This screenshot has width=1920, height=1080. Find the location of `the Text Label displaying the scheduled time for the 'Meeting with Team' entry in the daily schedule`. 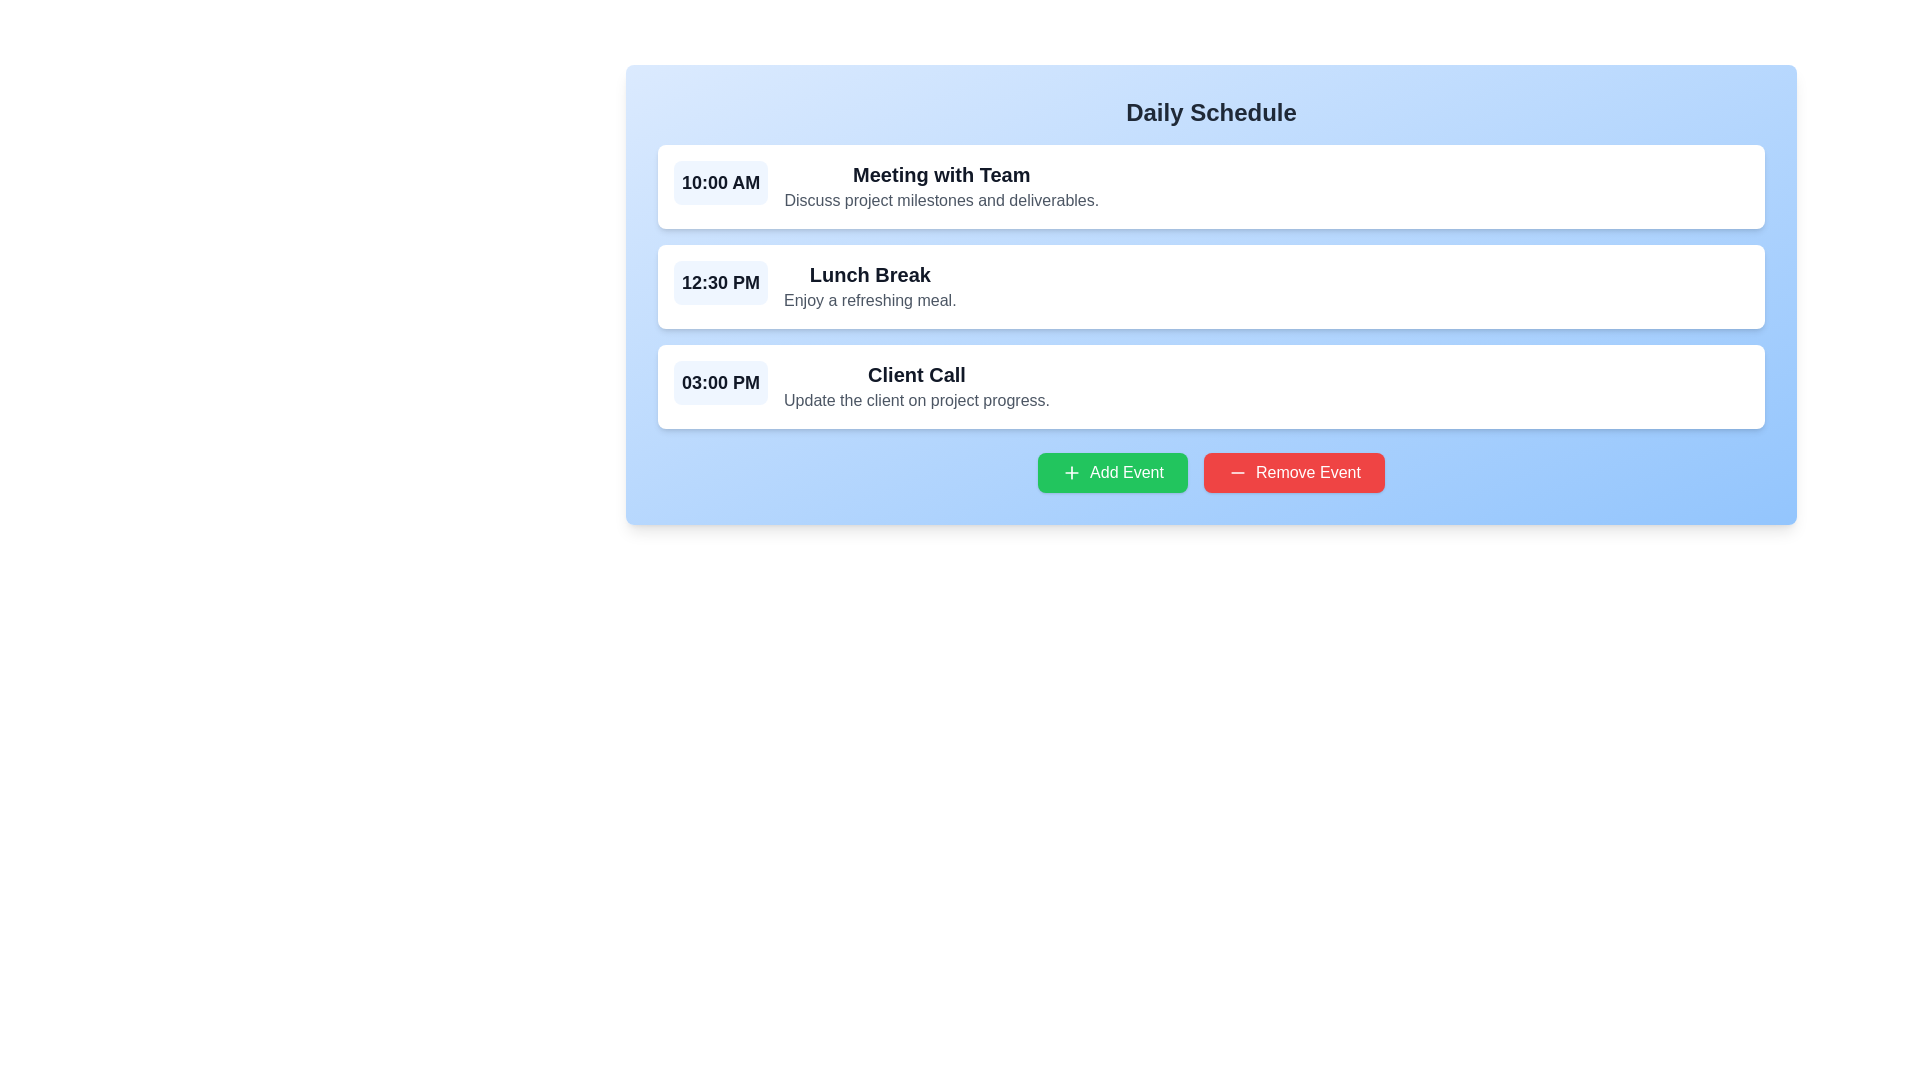

the Text Label displaying the scheduled time for the 'Meeting with Team' entry in the daily schedule is located at coordinates (720, 182).